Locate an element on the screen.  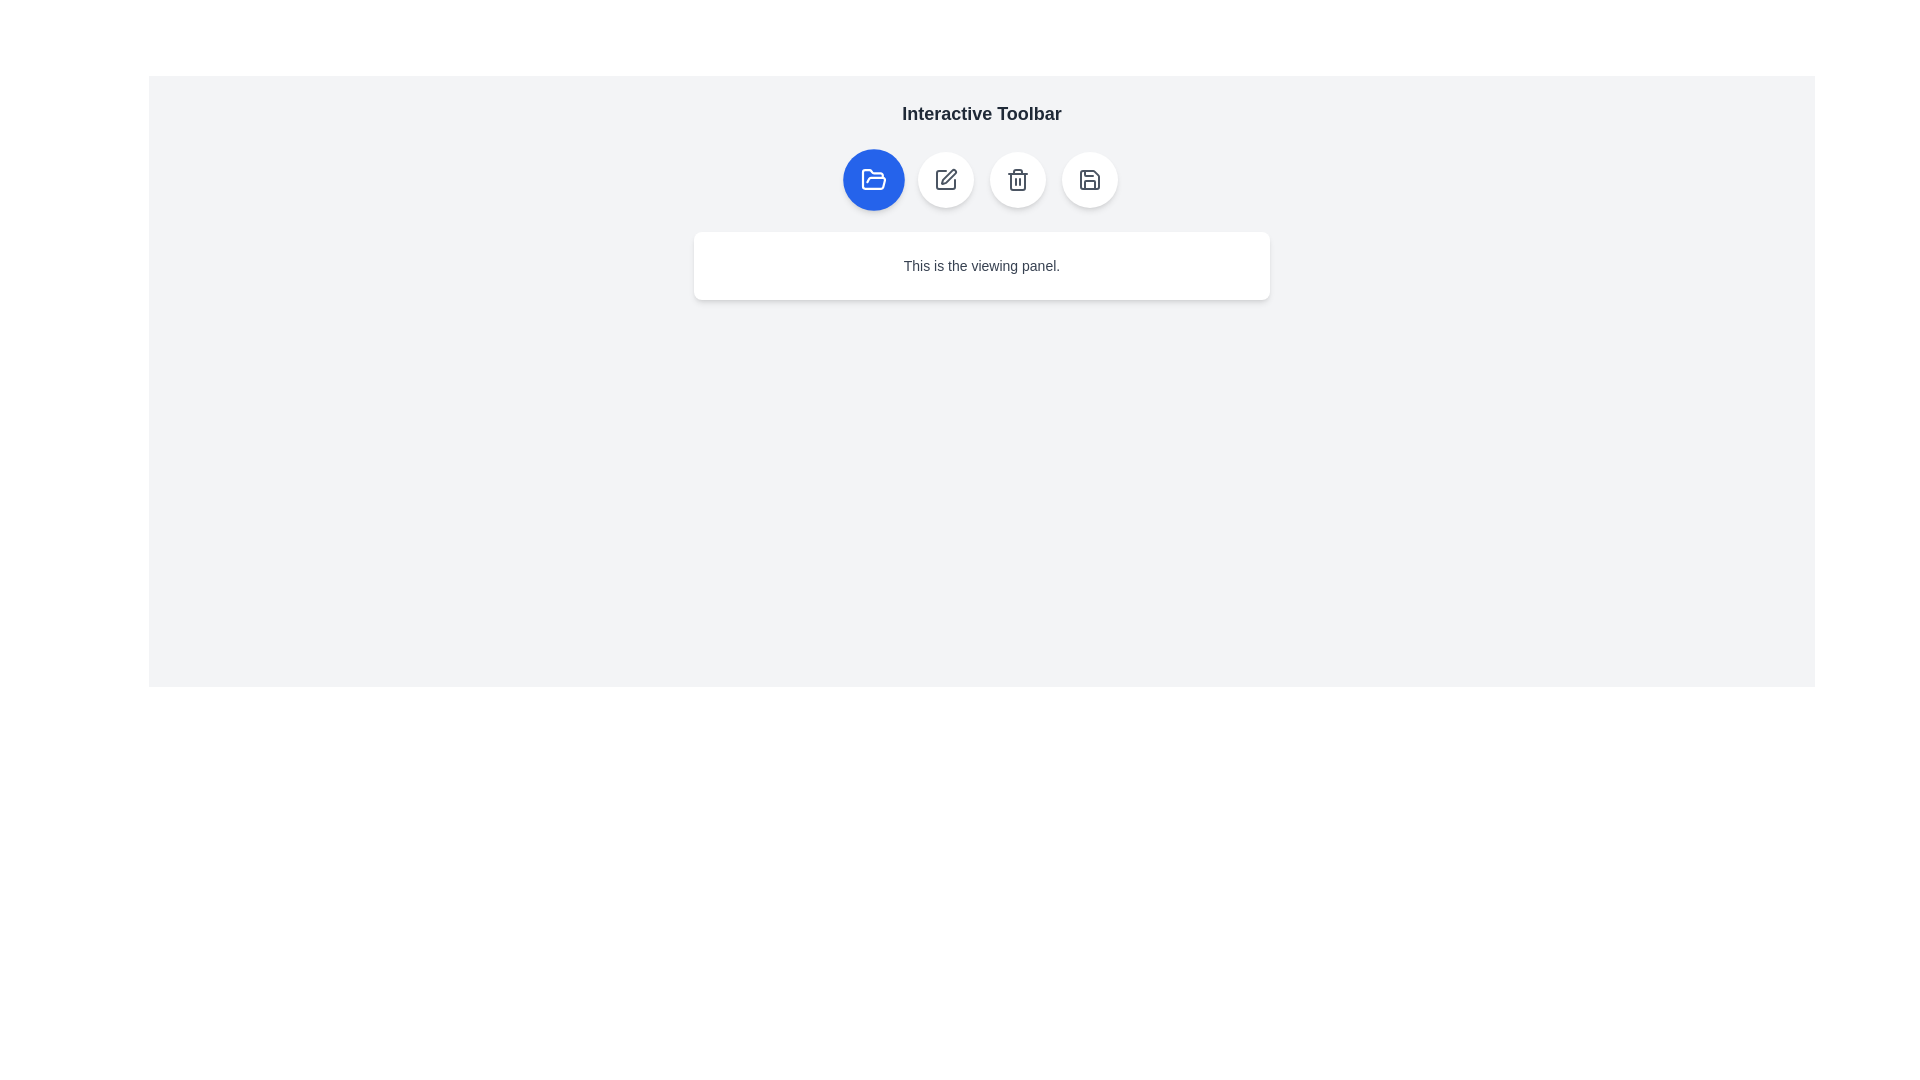
the edit icon button located centrally in the toolbar is located at coordinates (944, 180).